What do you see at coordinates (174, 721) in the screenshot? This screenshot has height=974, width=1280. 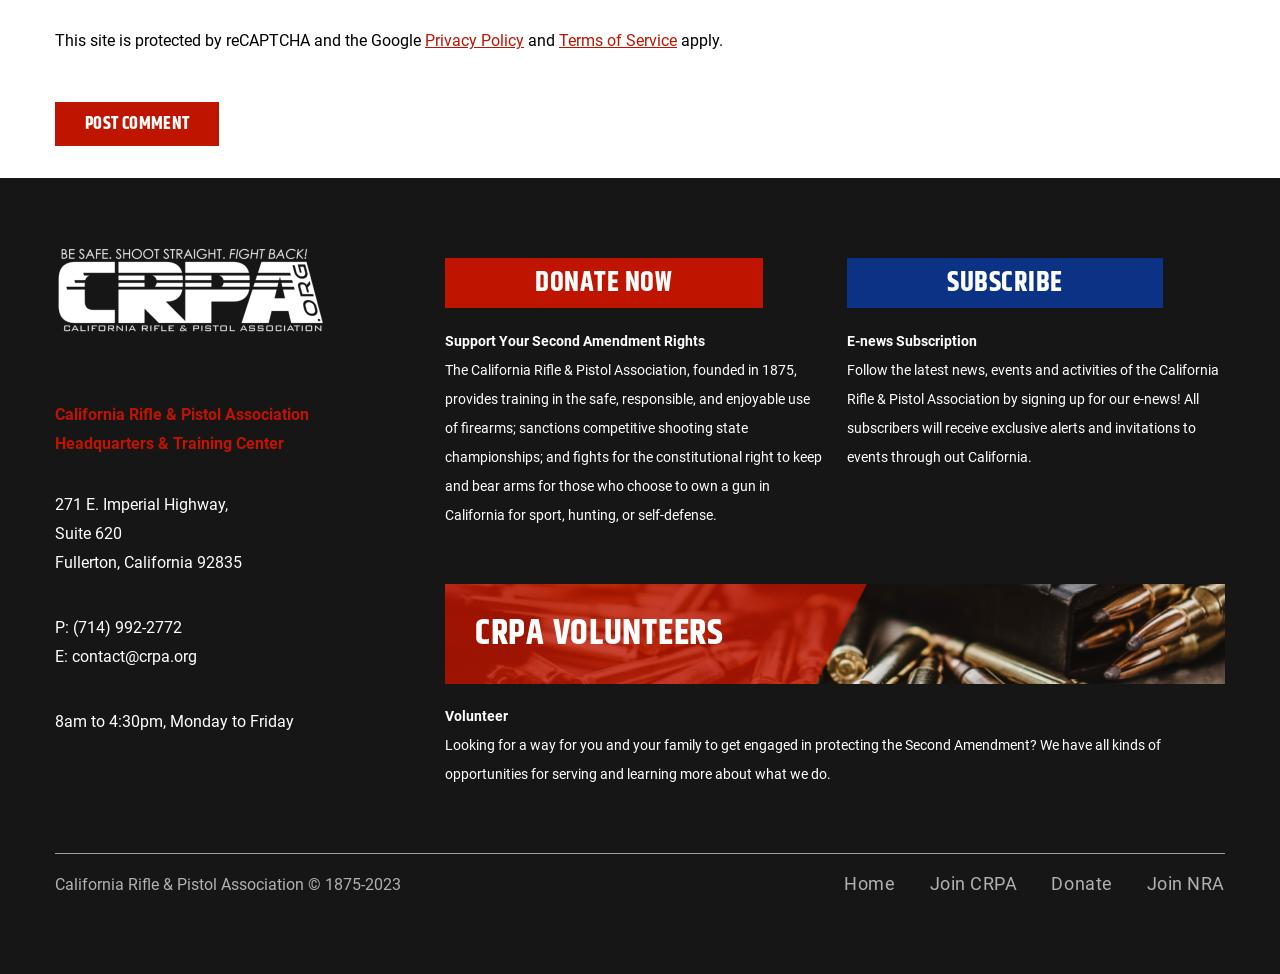 I see `'8am to 4:30pm, Monday to Friday'` at bounding box center [174, 721].